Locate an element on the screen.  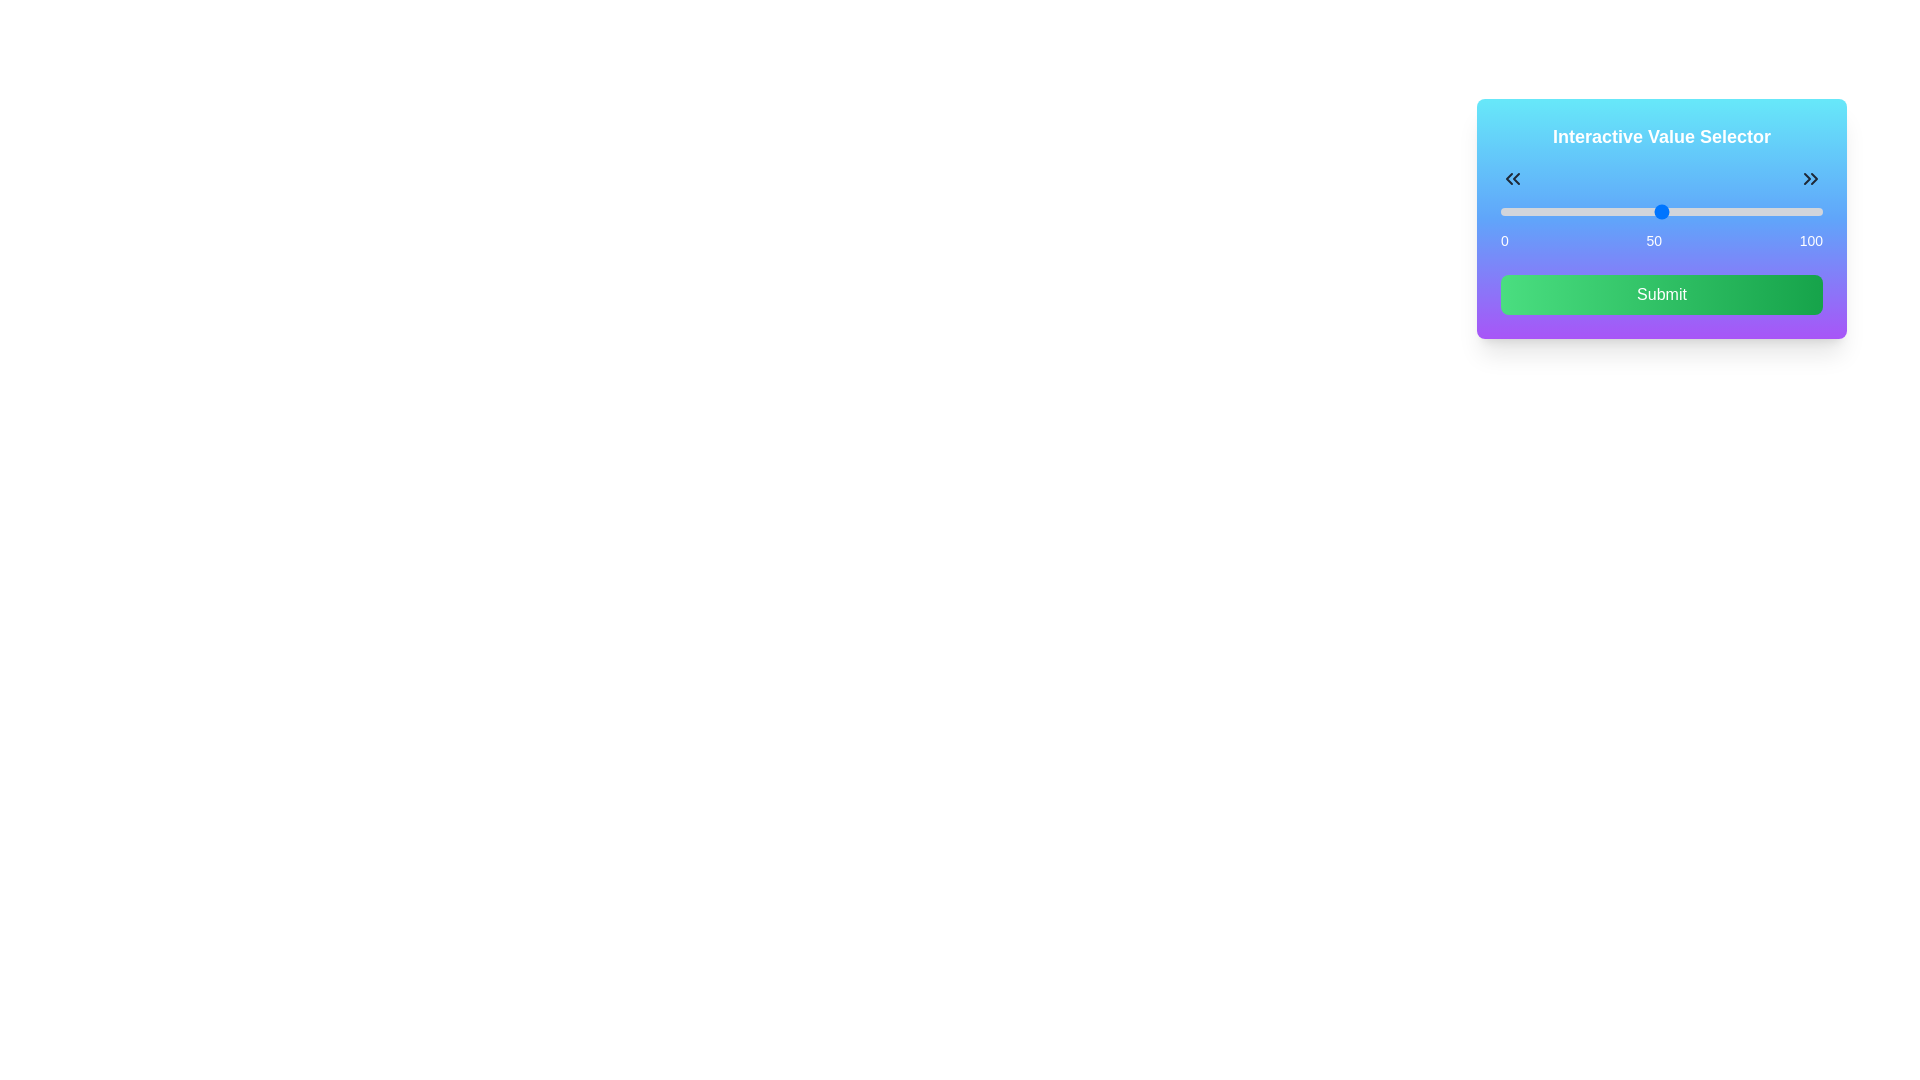
the right icon above the slider is located at coordinates (1810, 177).